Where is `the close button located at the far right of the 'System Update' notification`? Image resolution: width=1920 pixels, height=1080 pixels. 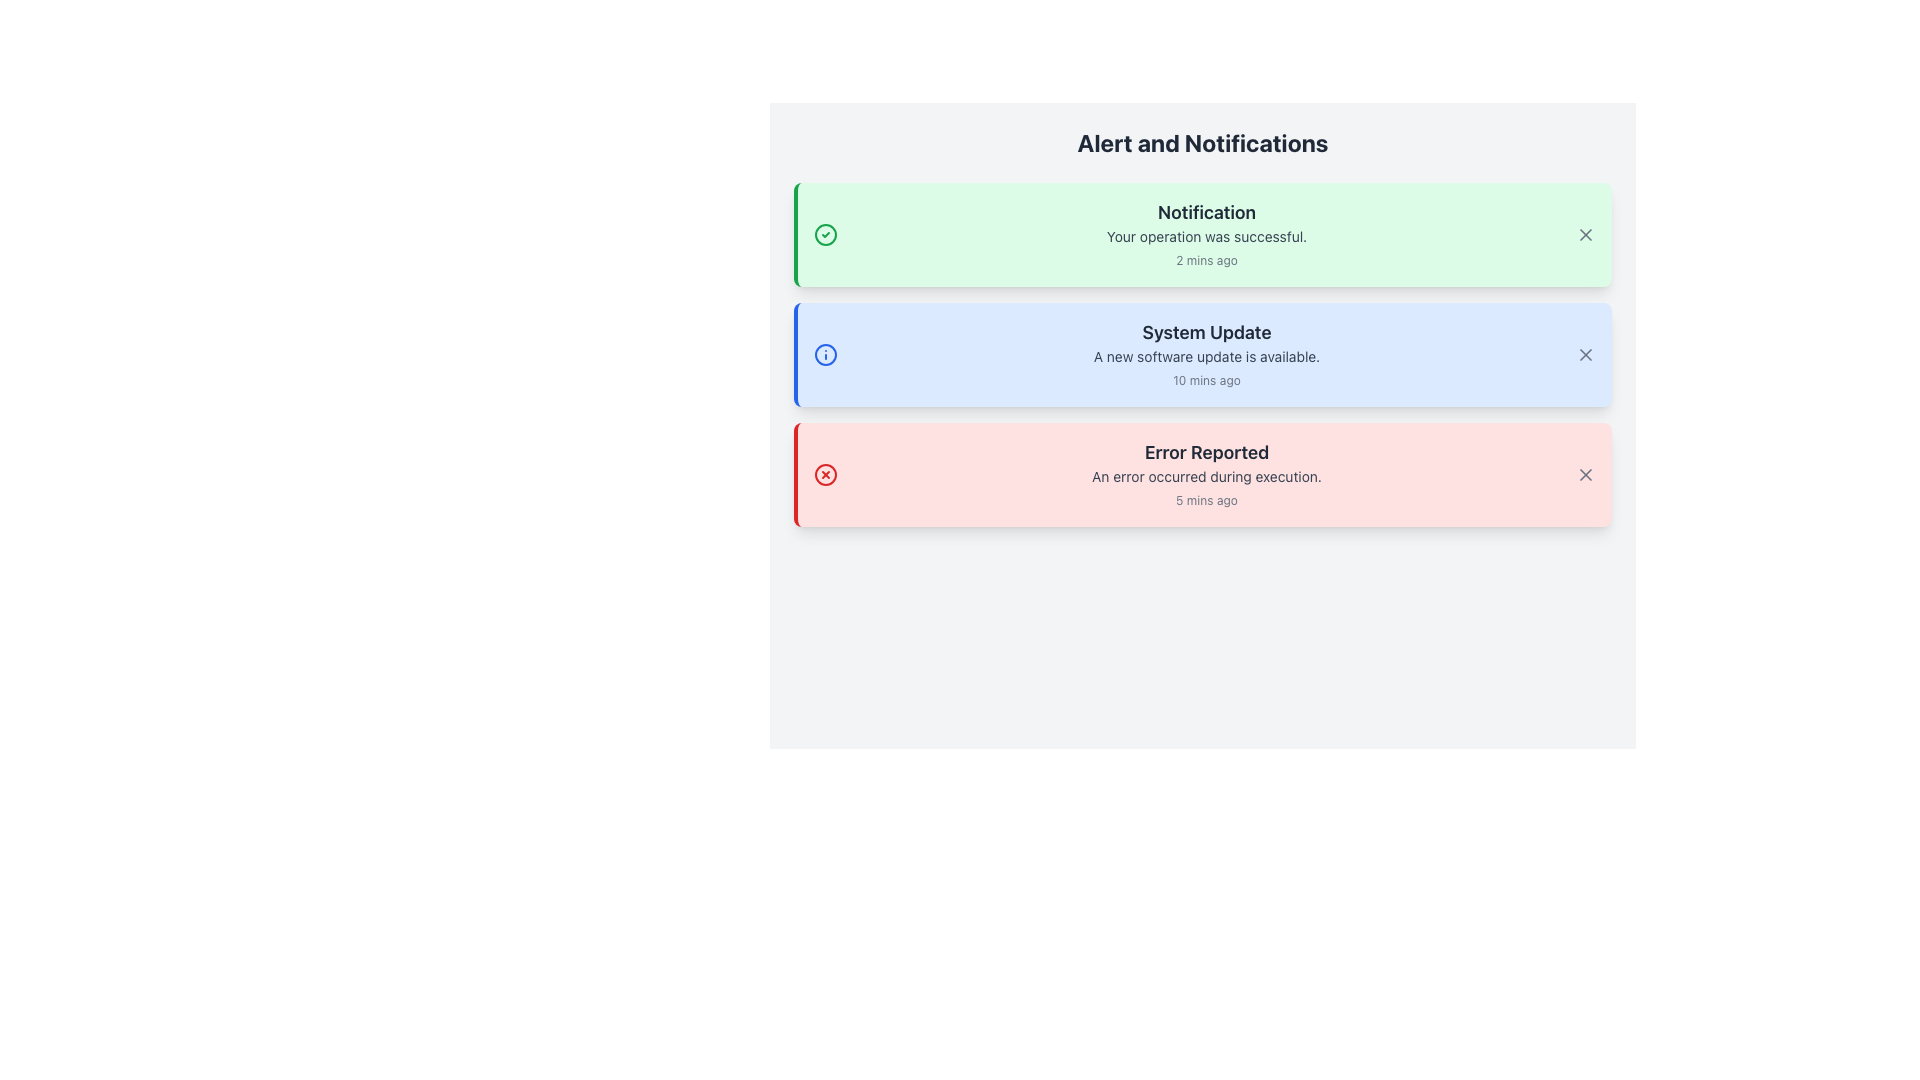 the close button located at the far right of the 'System Update' notification is located at coordinates (1584, 353).